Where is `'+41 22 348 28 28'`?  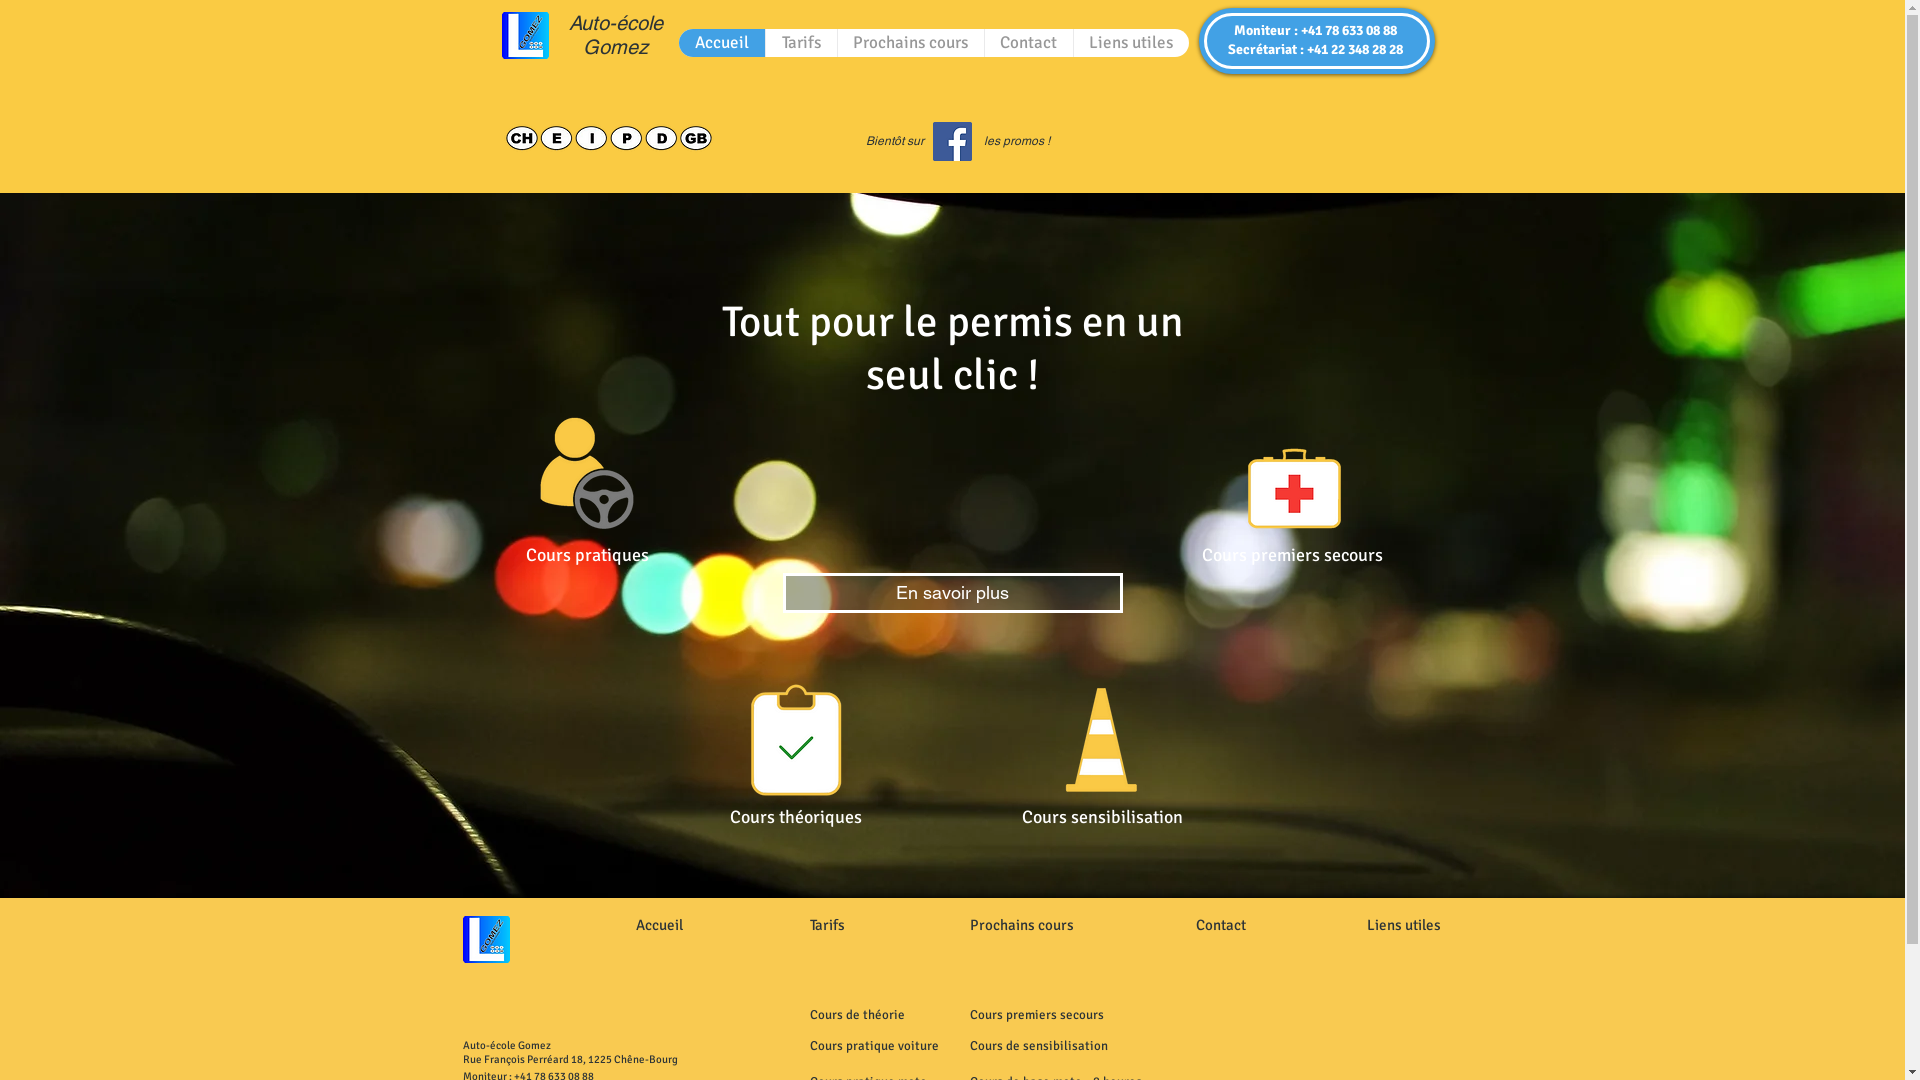 '+41 22 348 28 28' is located at coordinates (1305, 48).